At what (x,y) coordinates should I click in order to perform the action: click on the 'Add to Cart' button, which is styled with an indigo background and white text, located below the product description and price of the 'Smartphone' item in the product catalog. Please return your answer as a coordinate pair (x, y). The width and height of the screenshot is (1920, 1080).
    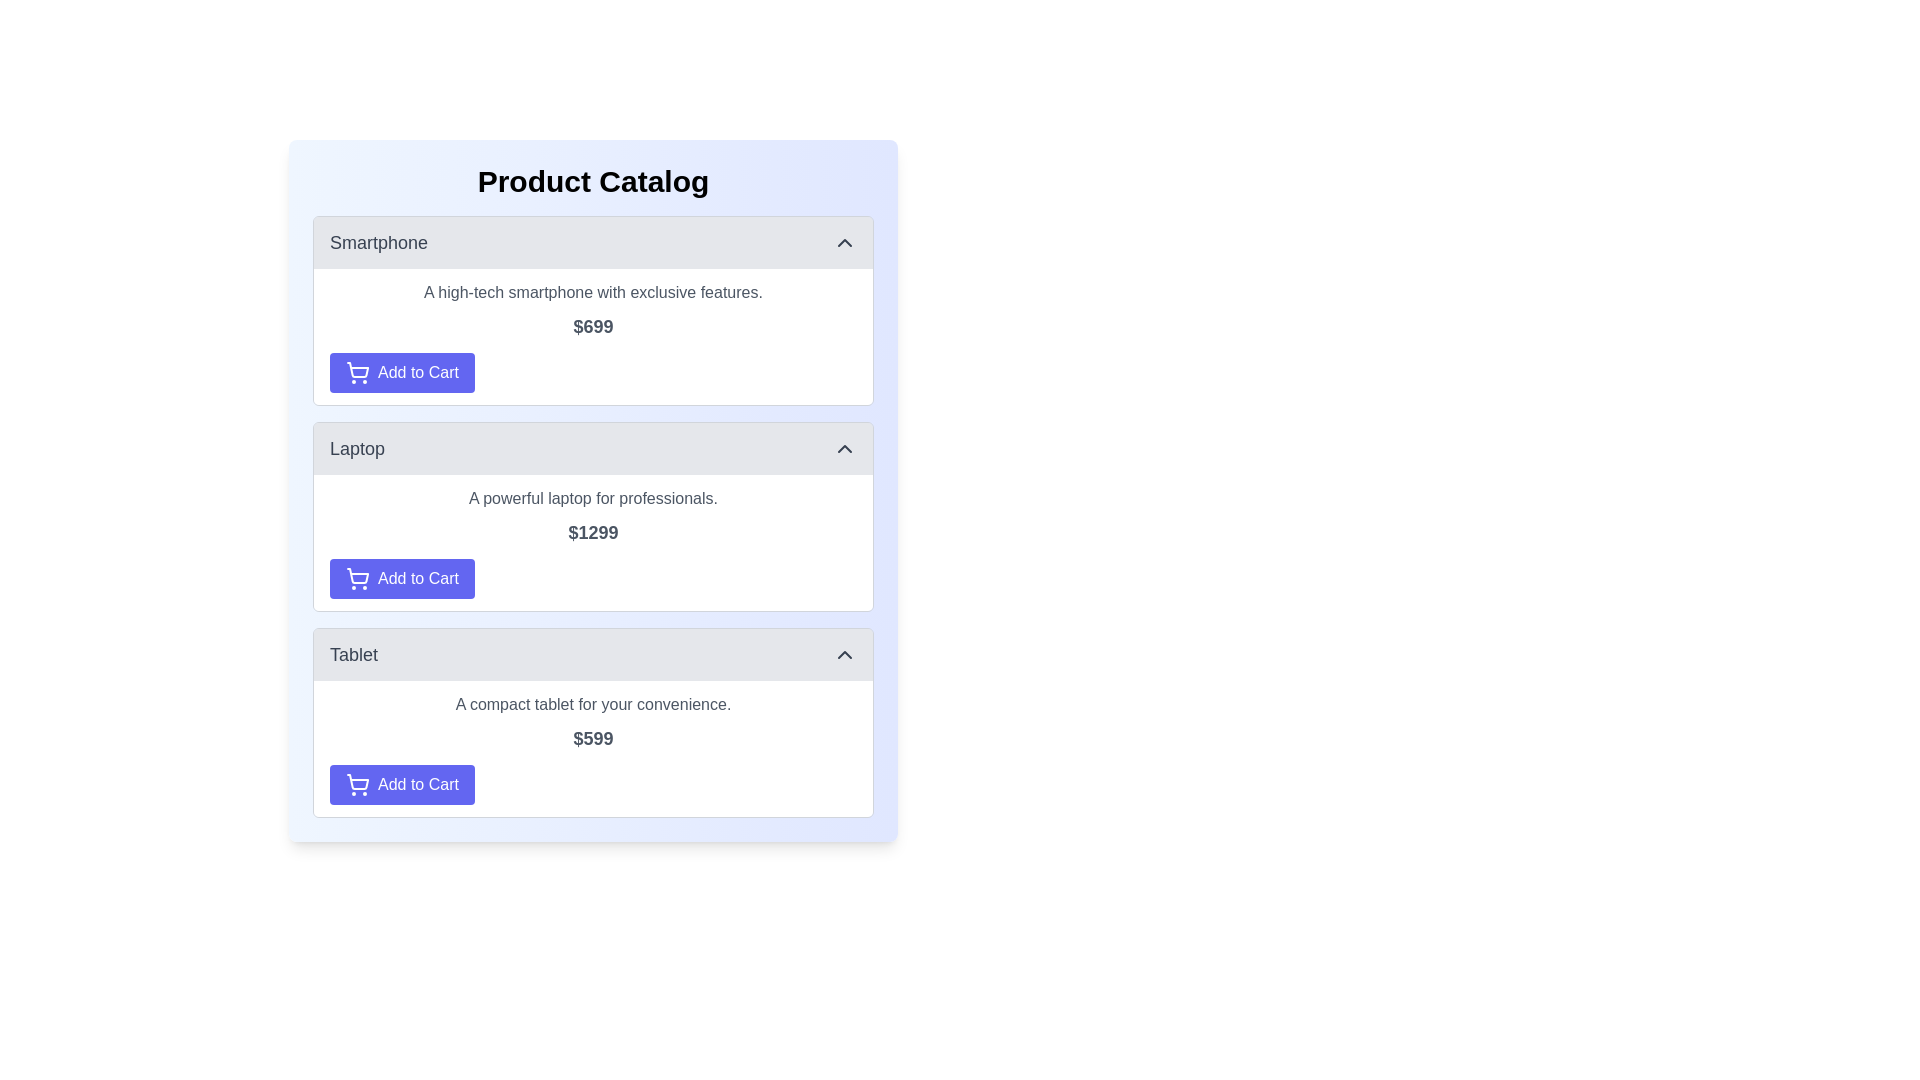
    Looking at the image, I should click on (401, 373).